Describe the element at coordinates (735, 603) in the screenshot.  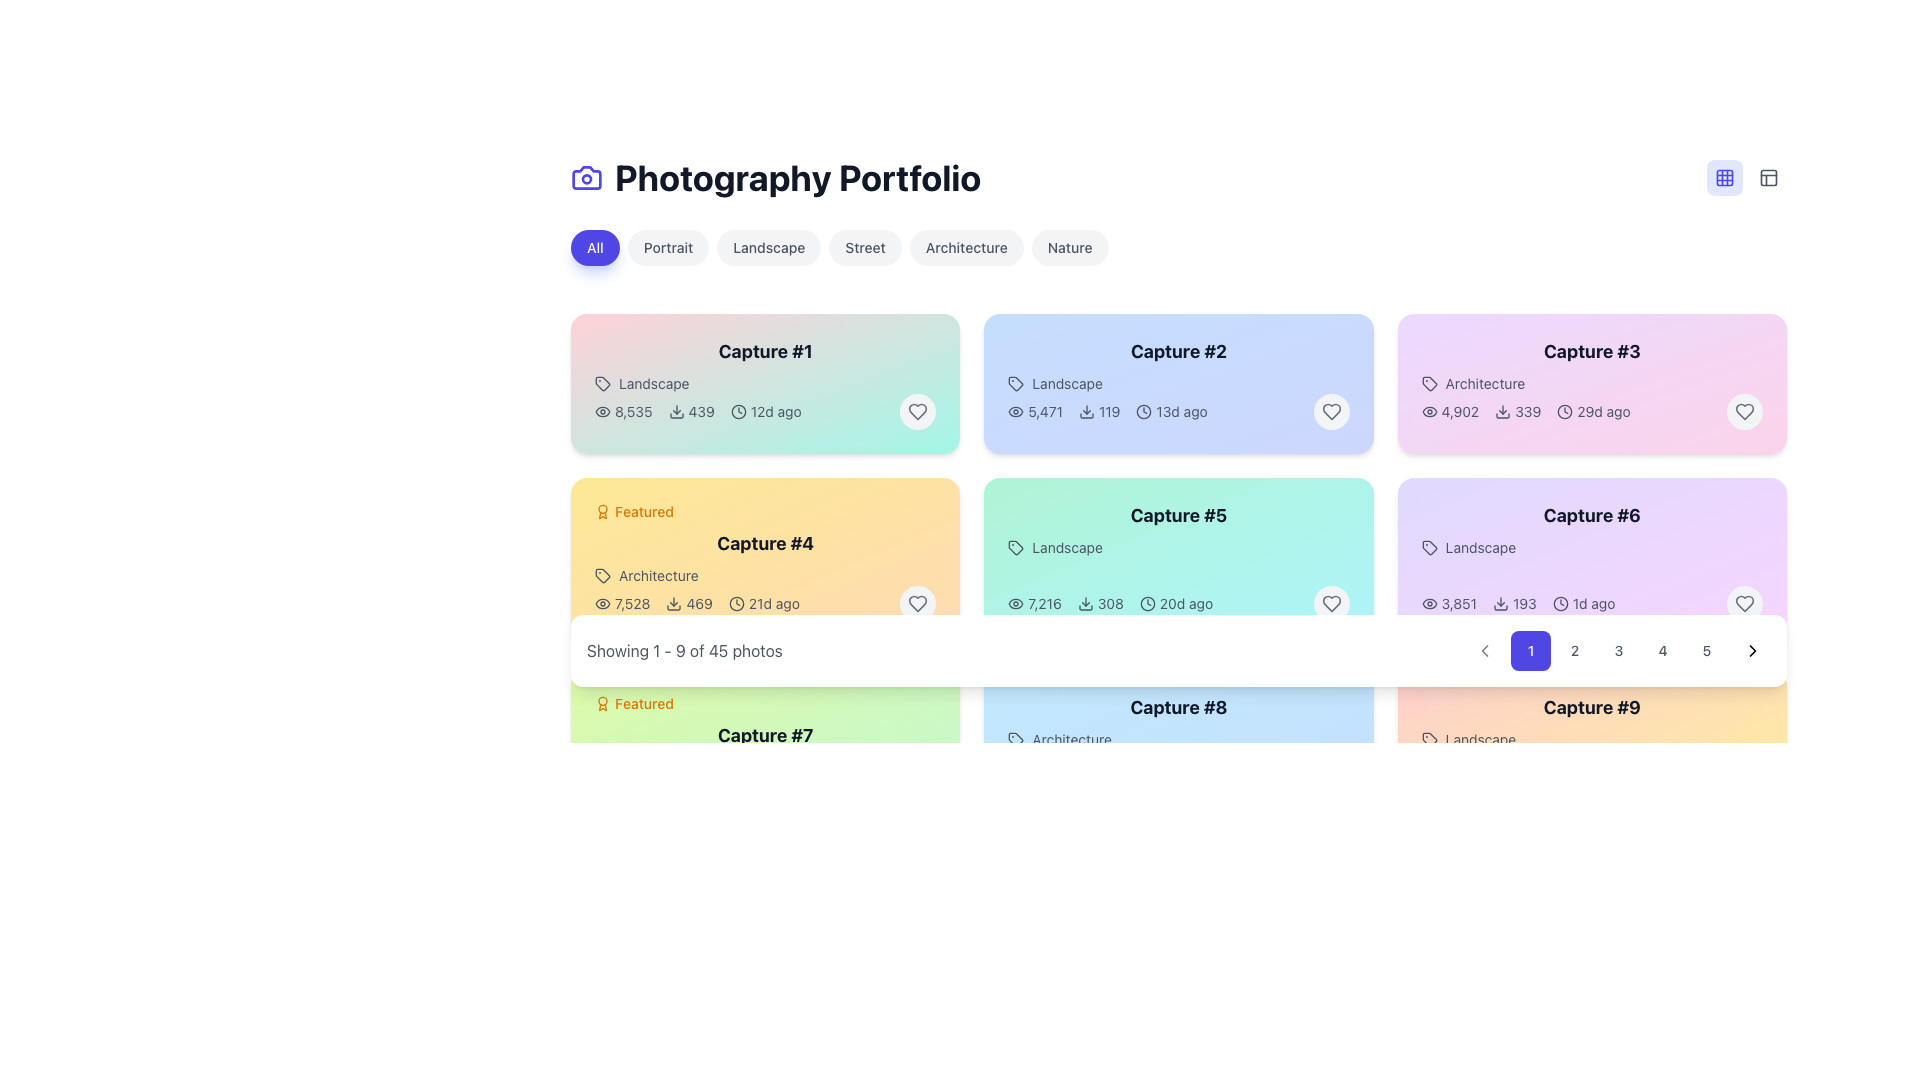
I see `the circular shape within the SVG clock icon located at the bottom center of the orange card labeled 'Capture #4'` at that location.